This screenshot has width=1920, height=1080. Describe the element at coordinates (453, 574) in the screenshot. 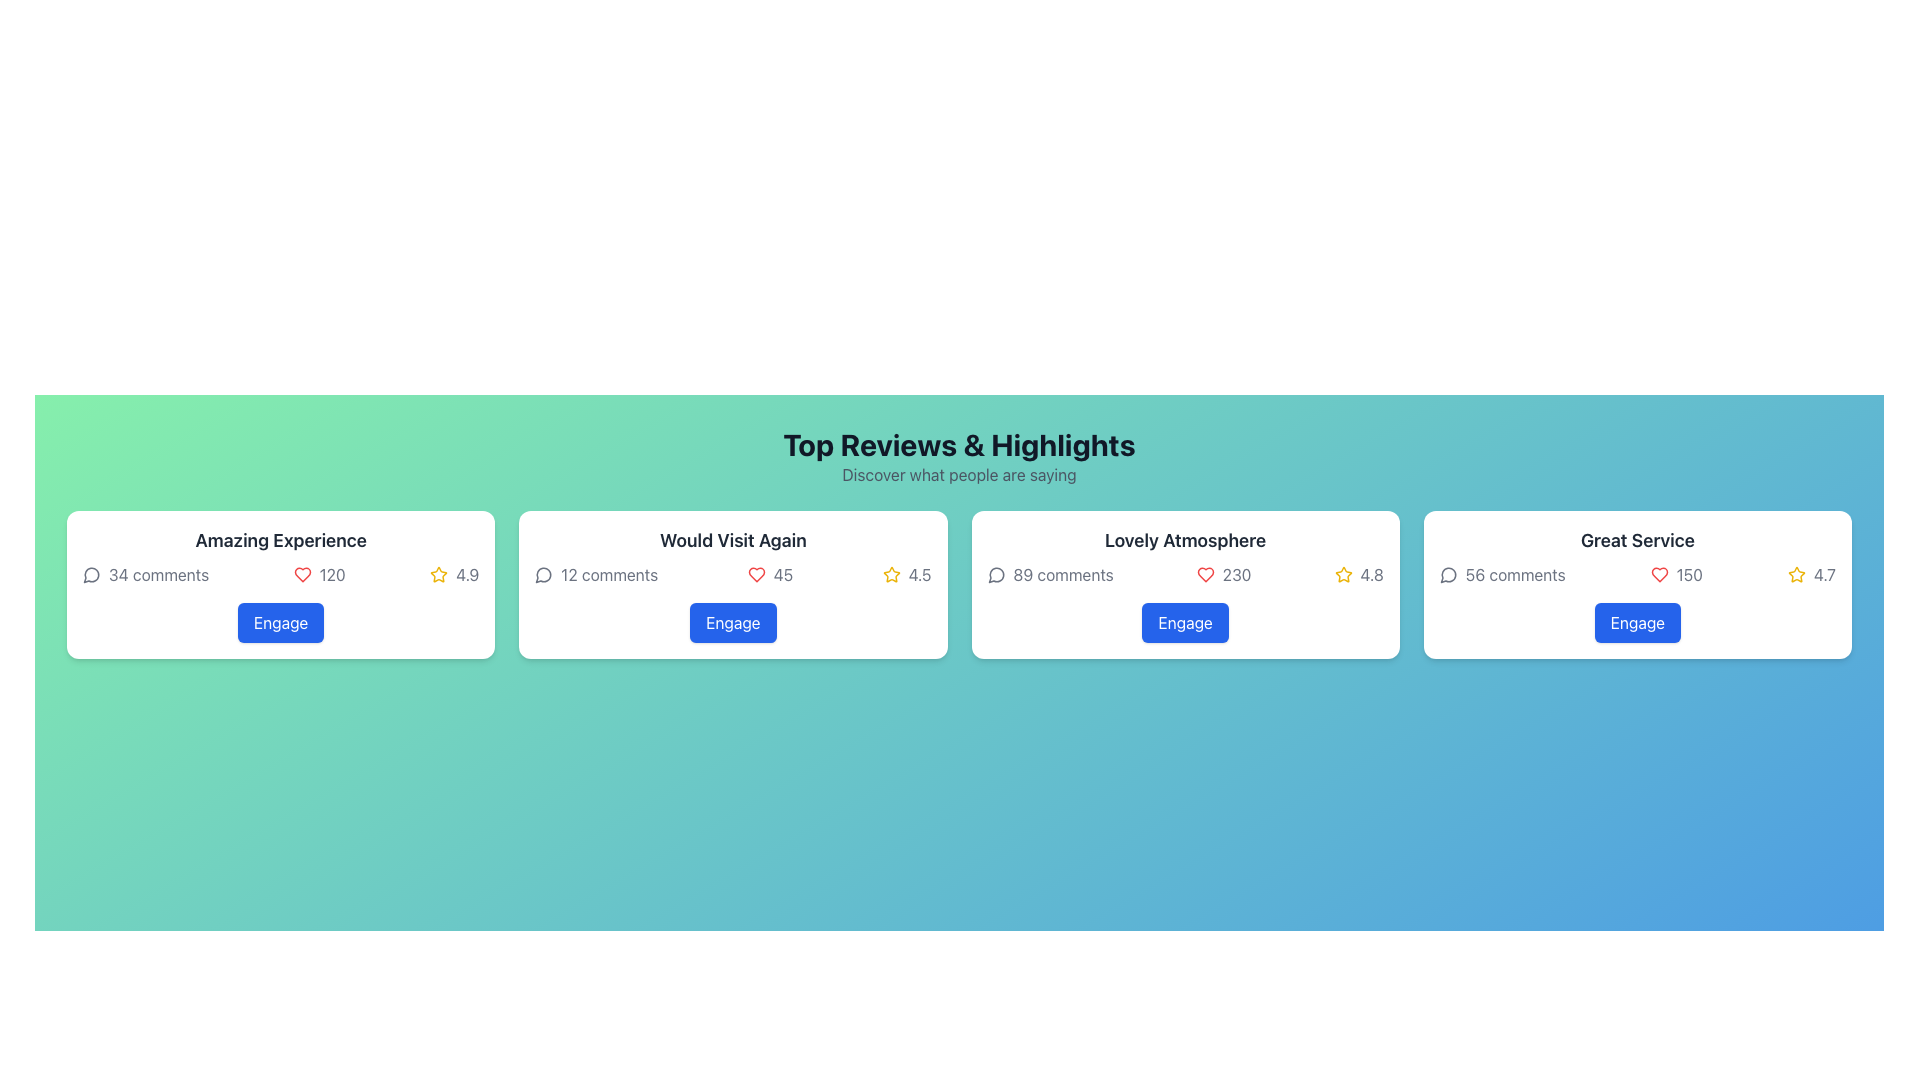

I see `the Rating Indicator element that displays a numeric rating of '4.9' and a yellow star icon, located in the bottom-right section of the first card under 'Amazing Experience.'` at that location.